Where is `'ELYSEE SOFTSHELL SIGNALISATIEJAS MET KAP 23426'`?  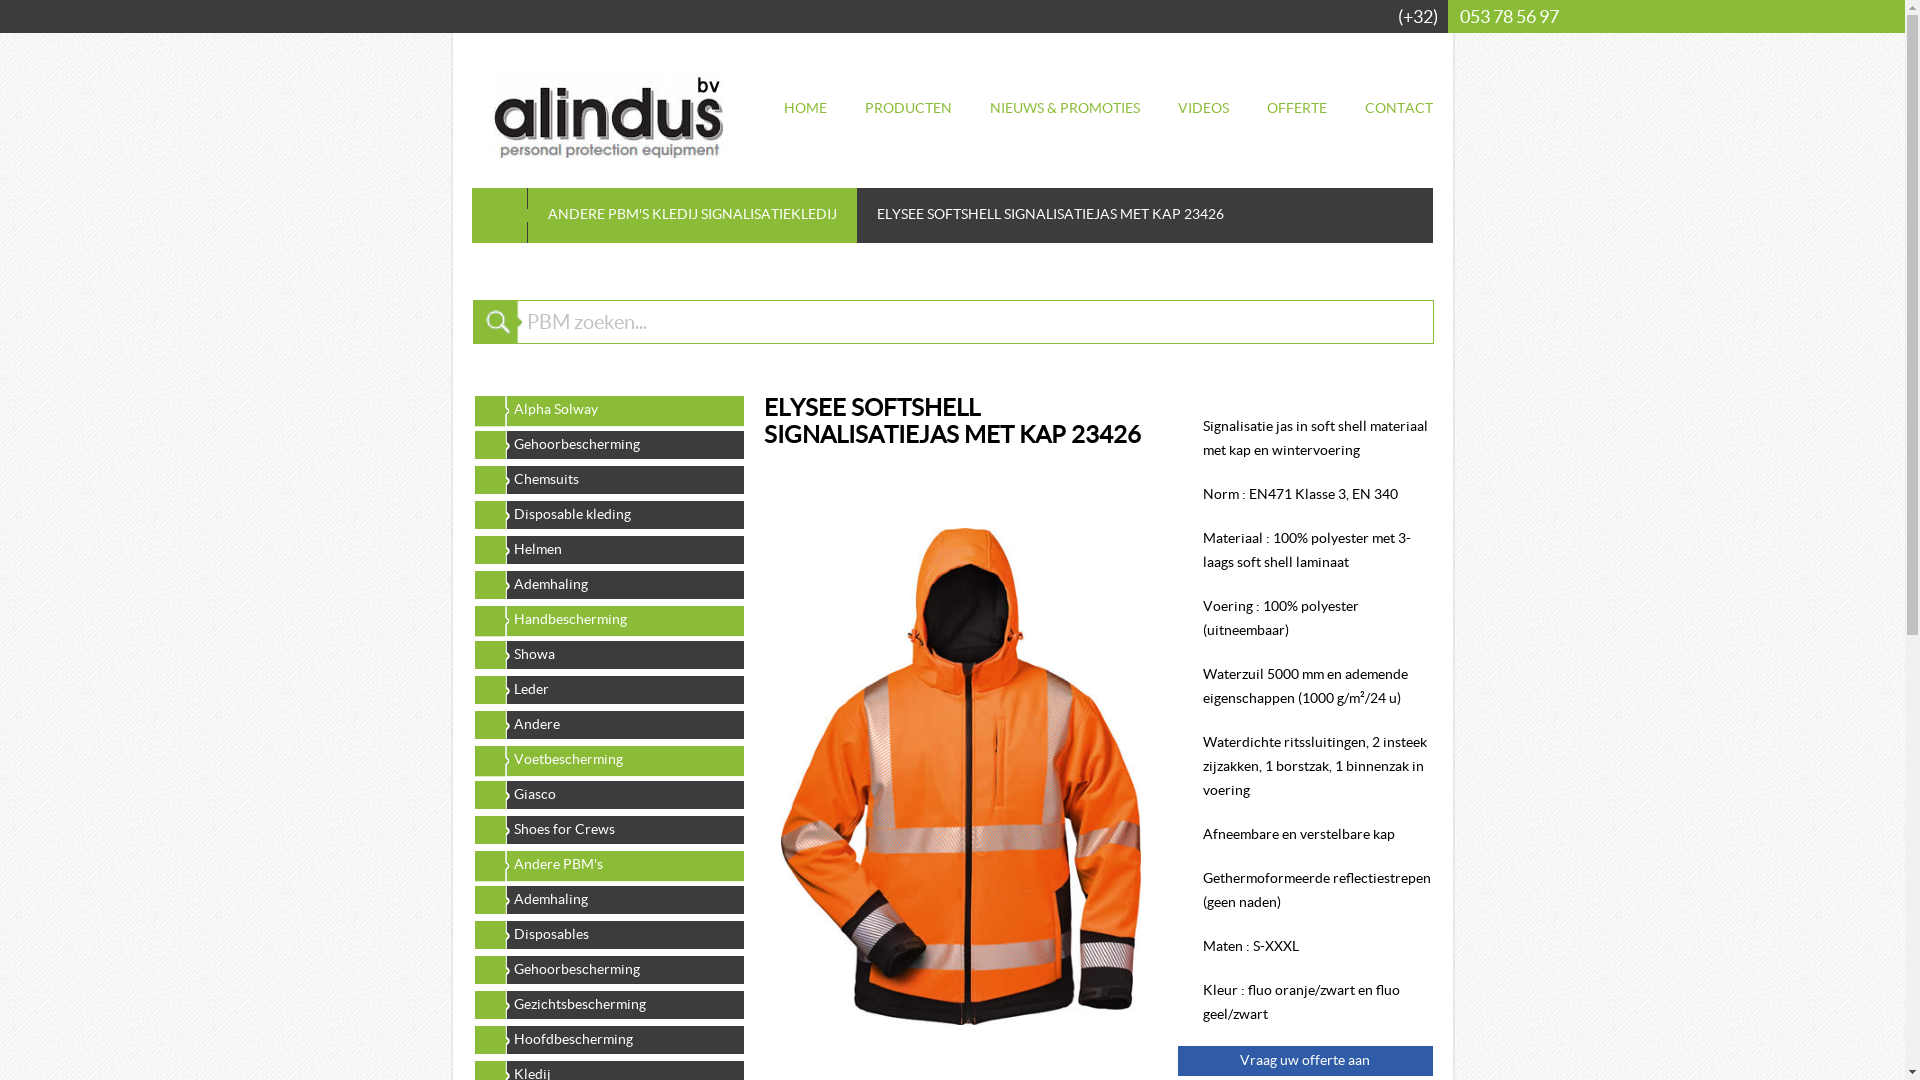
'ELYSEE SOFTSHELL SIGNALISATIEJAS MET KAP 23426' is located at coordinates (778, 775).